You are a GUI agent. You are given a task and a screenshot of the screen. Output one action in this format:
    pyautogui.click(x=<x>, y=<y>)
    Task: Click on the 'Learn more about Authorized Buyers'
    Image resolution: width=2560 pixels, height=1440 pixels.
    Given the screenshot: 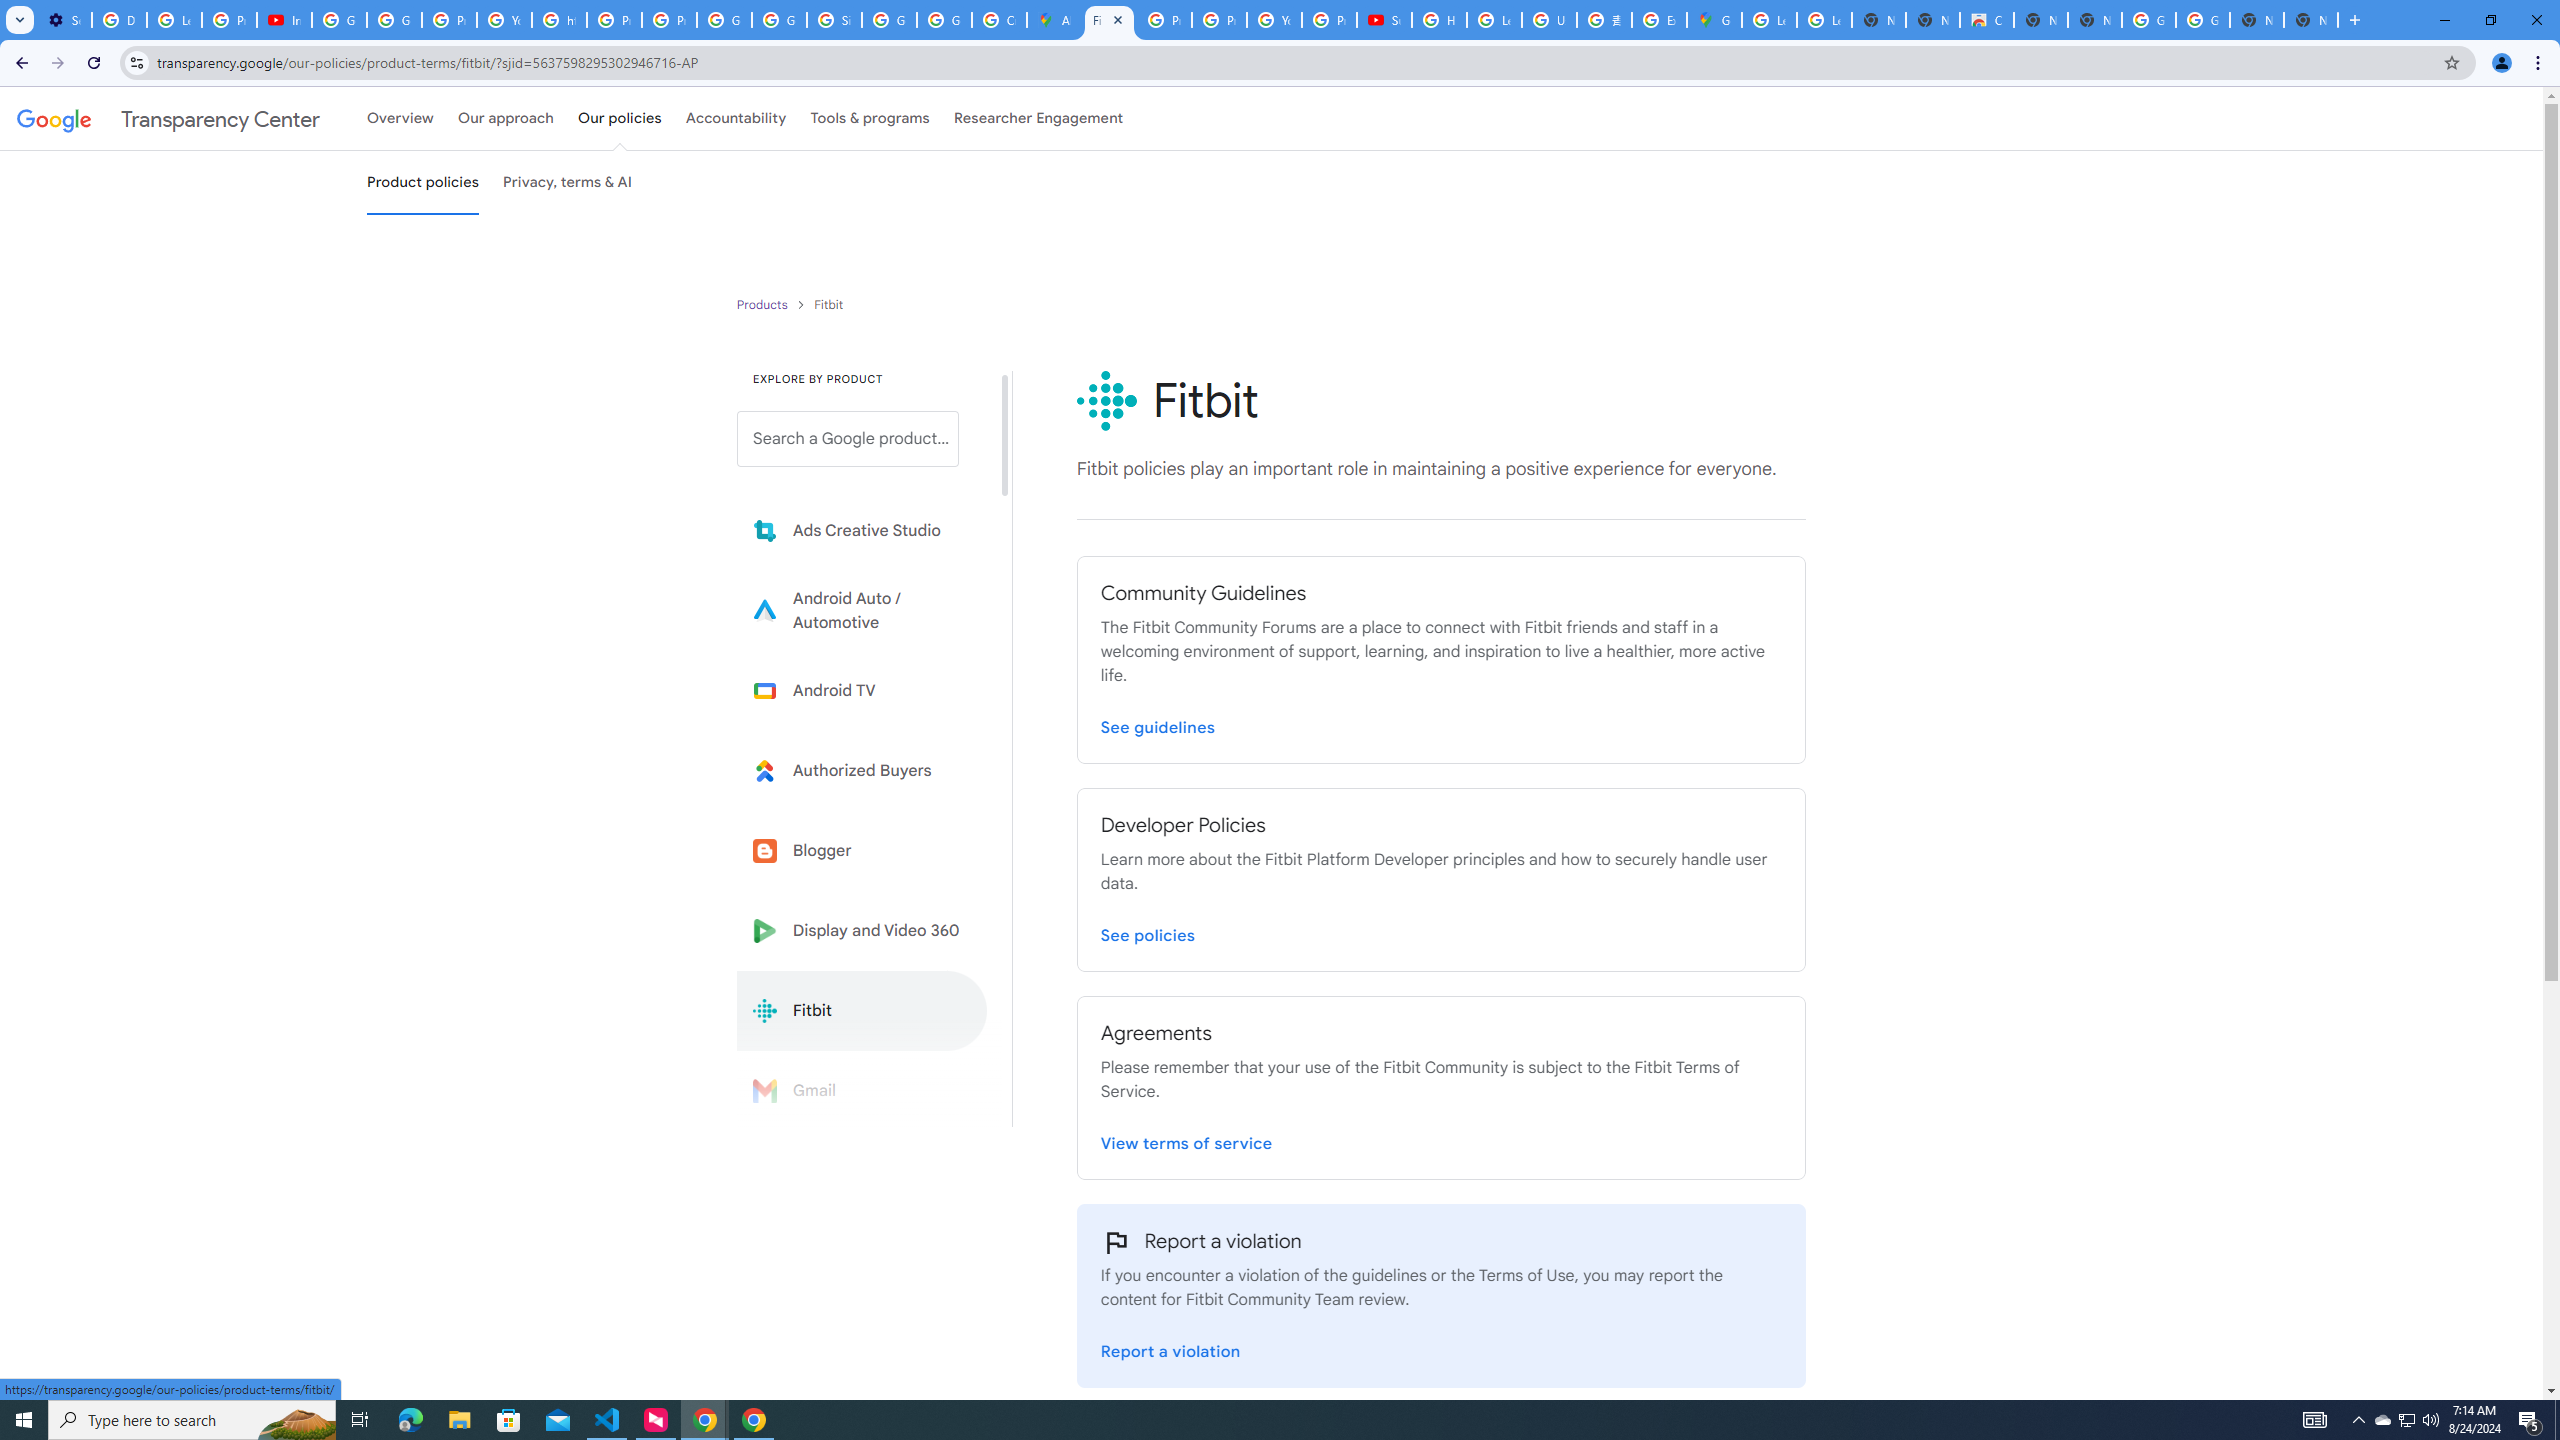 What is the action you would take?
    pyautogui.click(x=861, y=770)
    